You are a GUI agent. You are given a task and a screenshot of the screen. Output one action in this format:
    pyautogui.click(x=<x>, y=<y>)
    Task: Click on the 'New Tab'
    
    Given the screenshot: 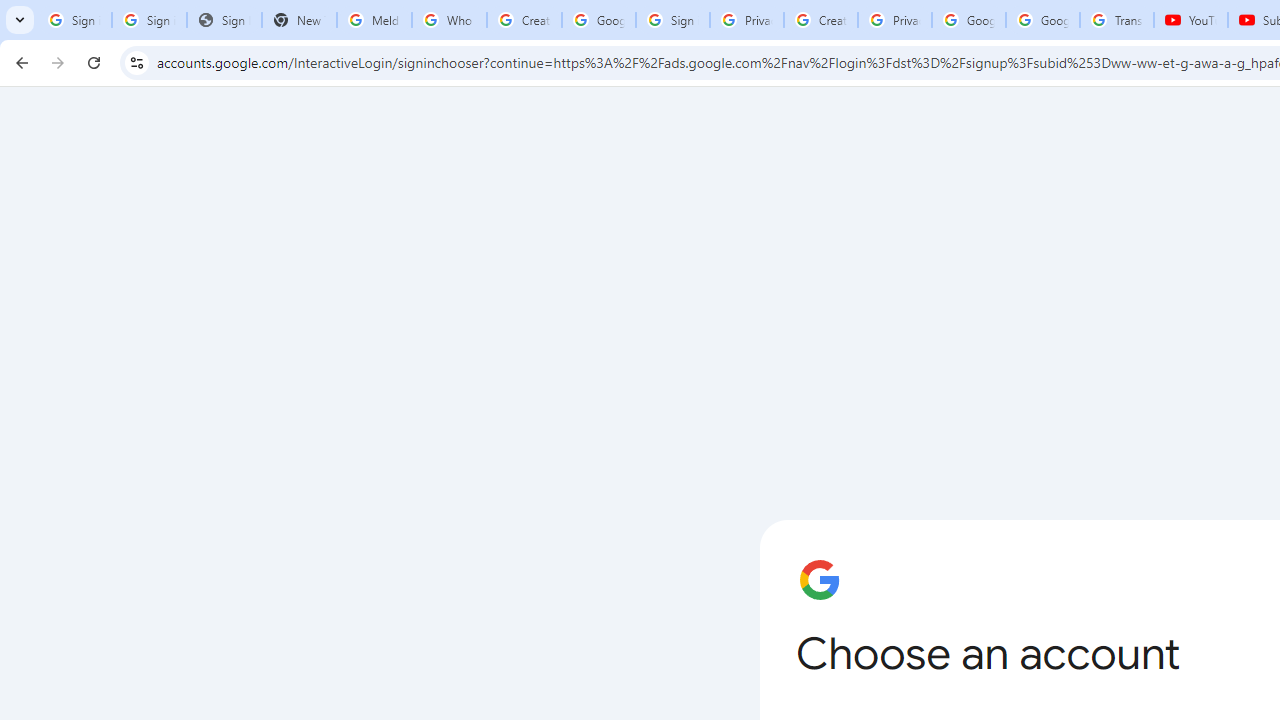 What is the action you would take?
    pyautogui.click(x=298, y=20)
    